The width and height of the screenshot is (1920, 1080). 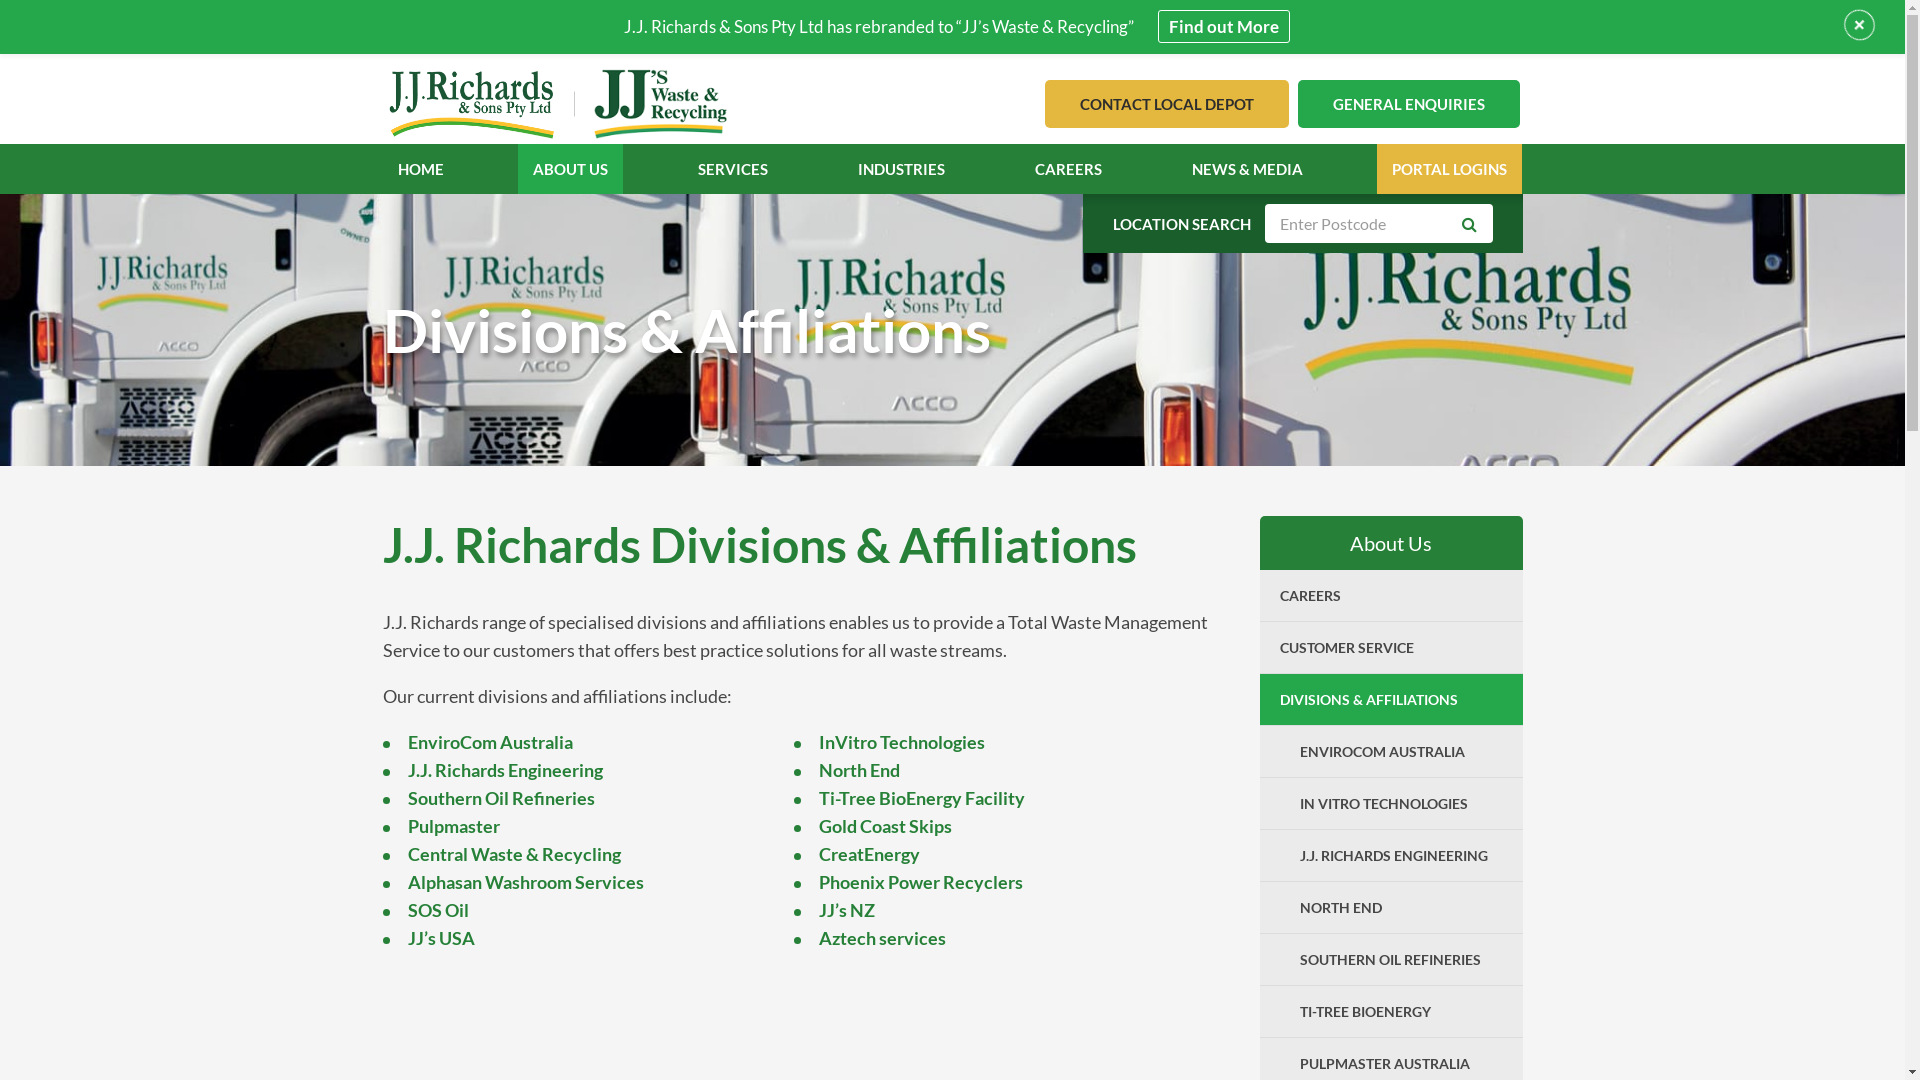 I want to click on 'CreatEnergy', so click(x=869, y=853).